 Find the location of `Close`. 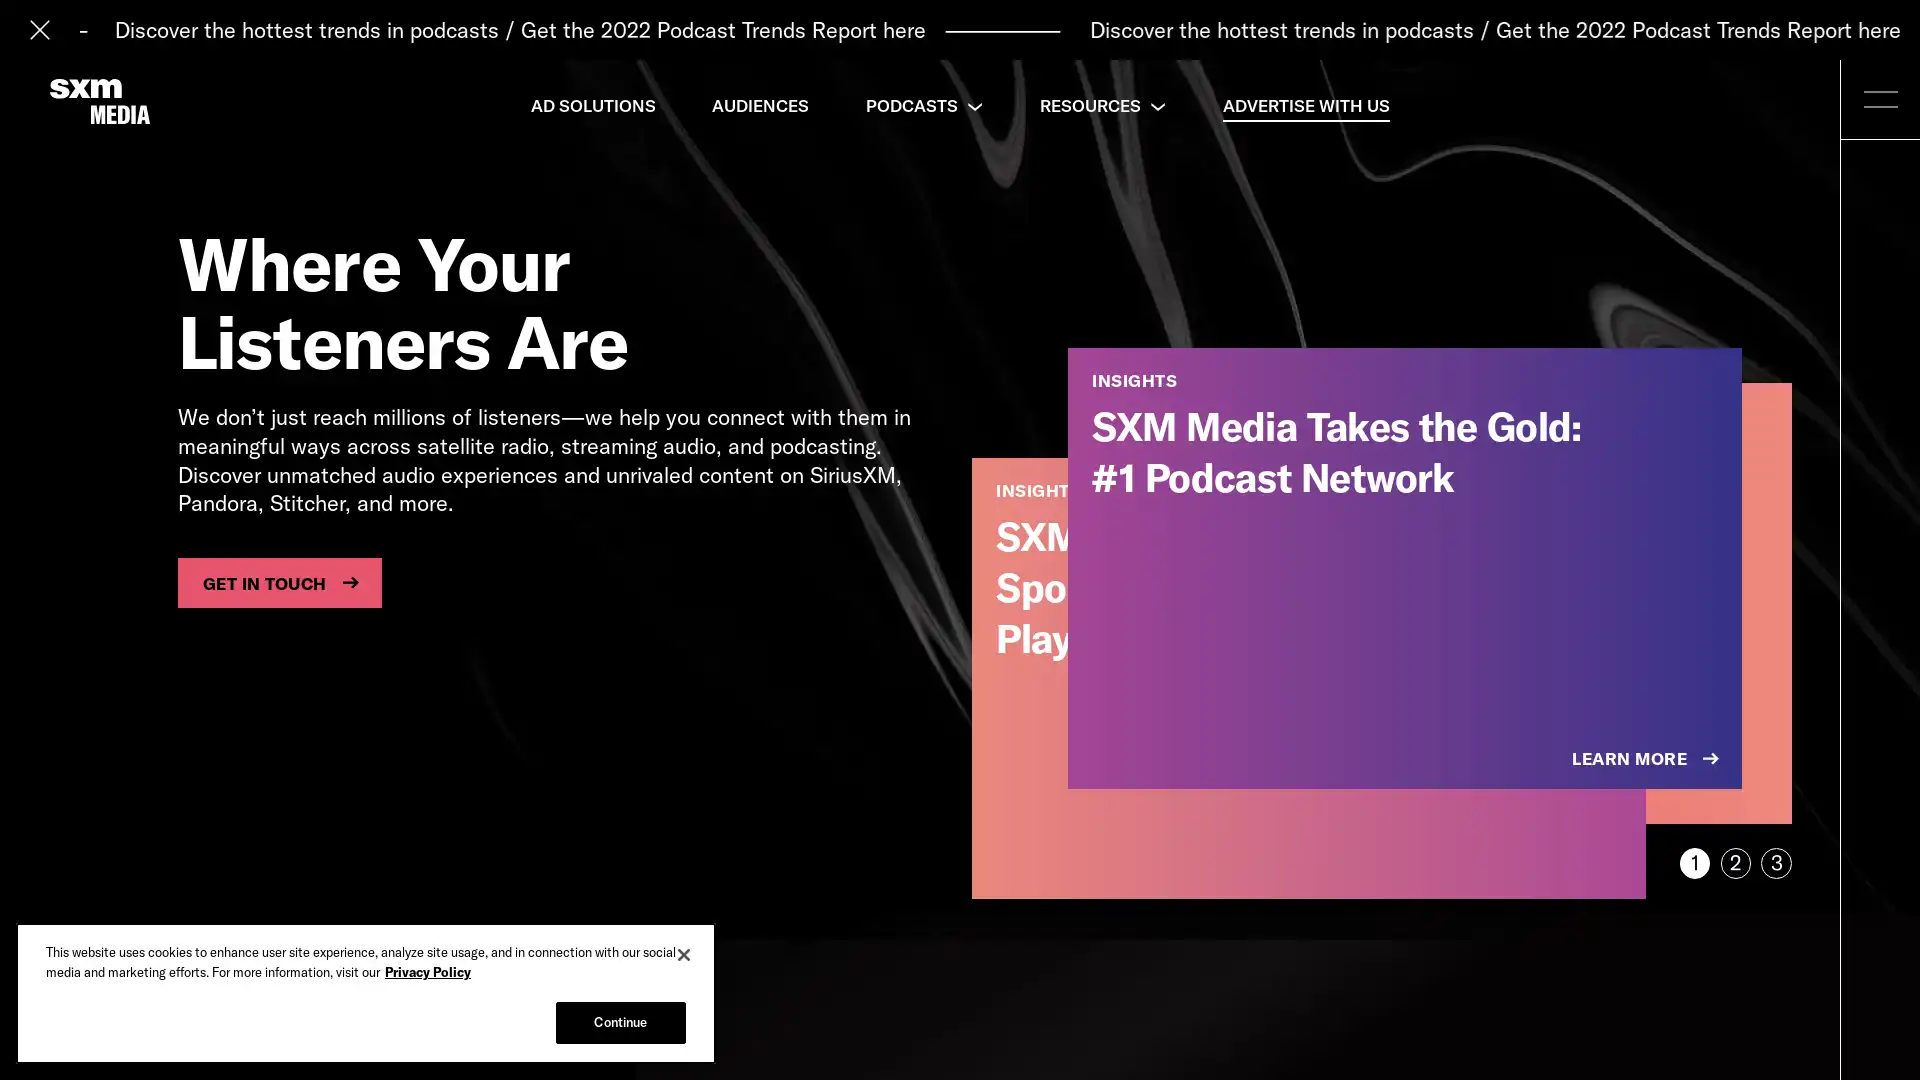

Close is located at coordinates (684, 954).